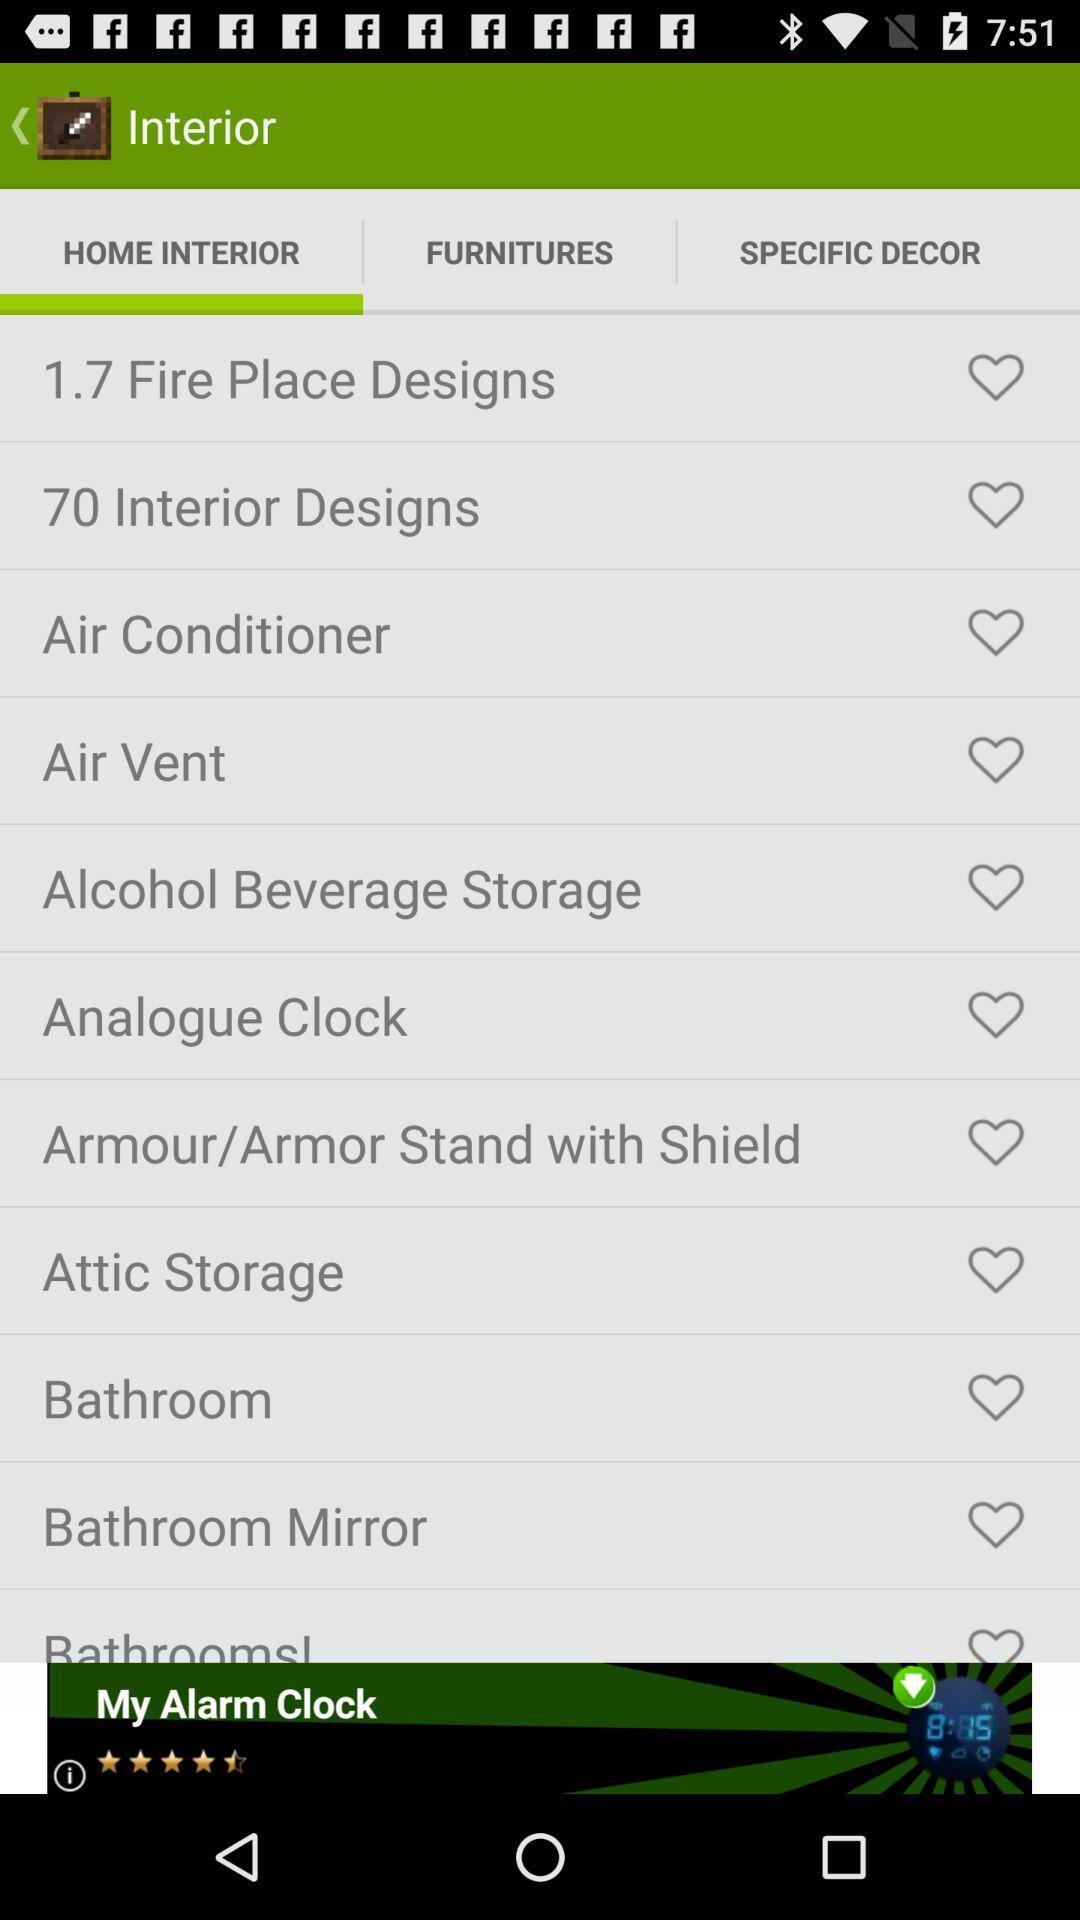 Image resolution: width=1080 pixels, height=1920 pixels. What do you see at coordinates (538, 1727) in the screenshot?
I see `advertisement` at bounding box center [538, 1727].